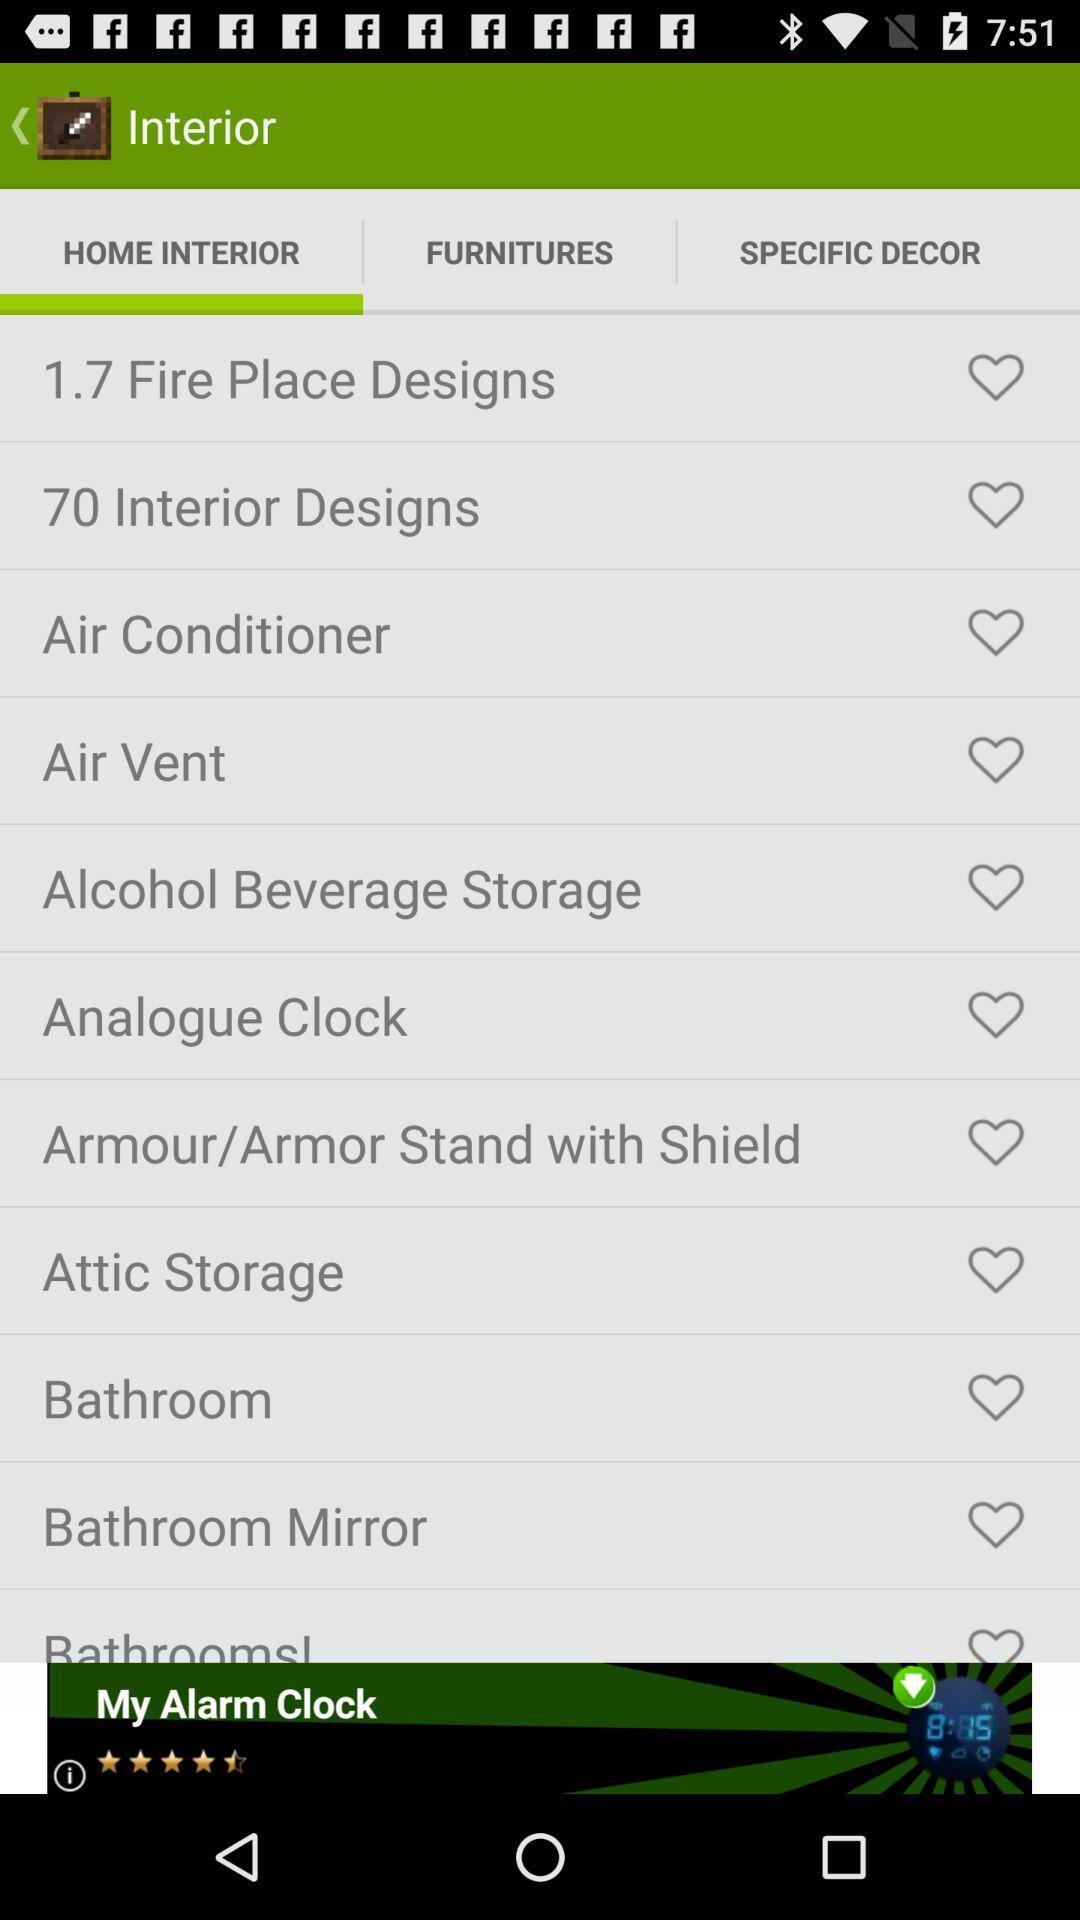 Image resolution: width=1080 pixels, height=1920 pixels. What do you see at coordinates (538, 1727) in the screenshot?
I see `advertisement` at bounding box center [538, 1727].